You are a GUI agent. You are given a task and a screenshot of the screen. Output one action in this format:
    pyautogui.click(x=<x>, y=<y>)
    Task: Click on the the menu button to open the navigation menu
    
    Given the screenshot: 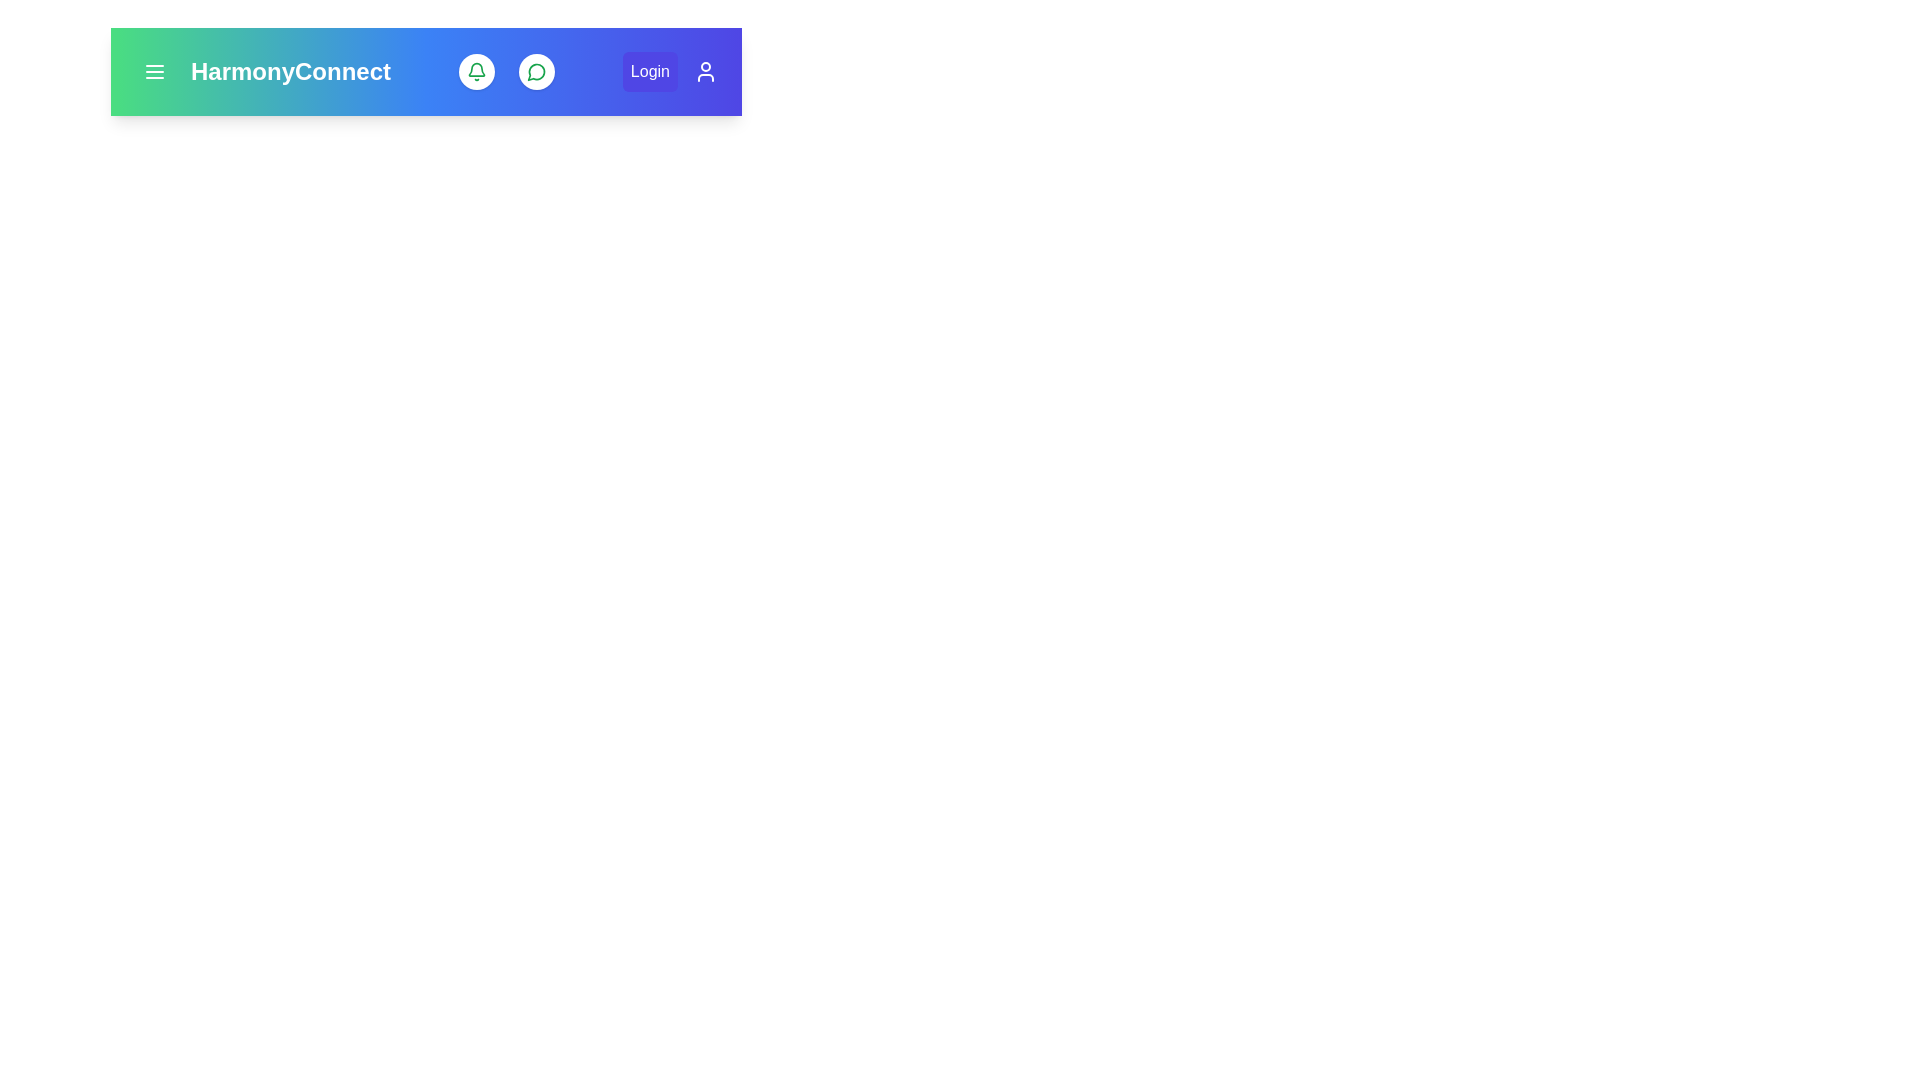 What is the action you would take?
    pyautogui.click(x=153, y=71)
    